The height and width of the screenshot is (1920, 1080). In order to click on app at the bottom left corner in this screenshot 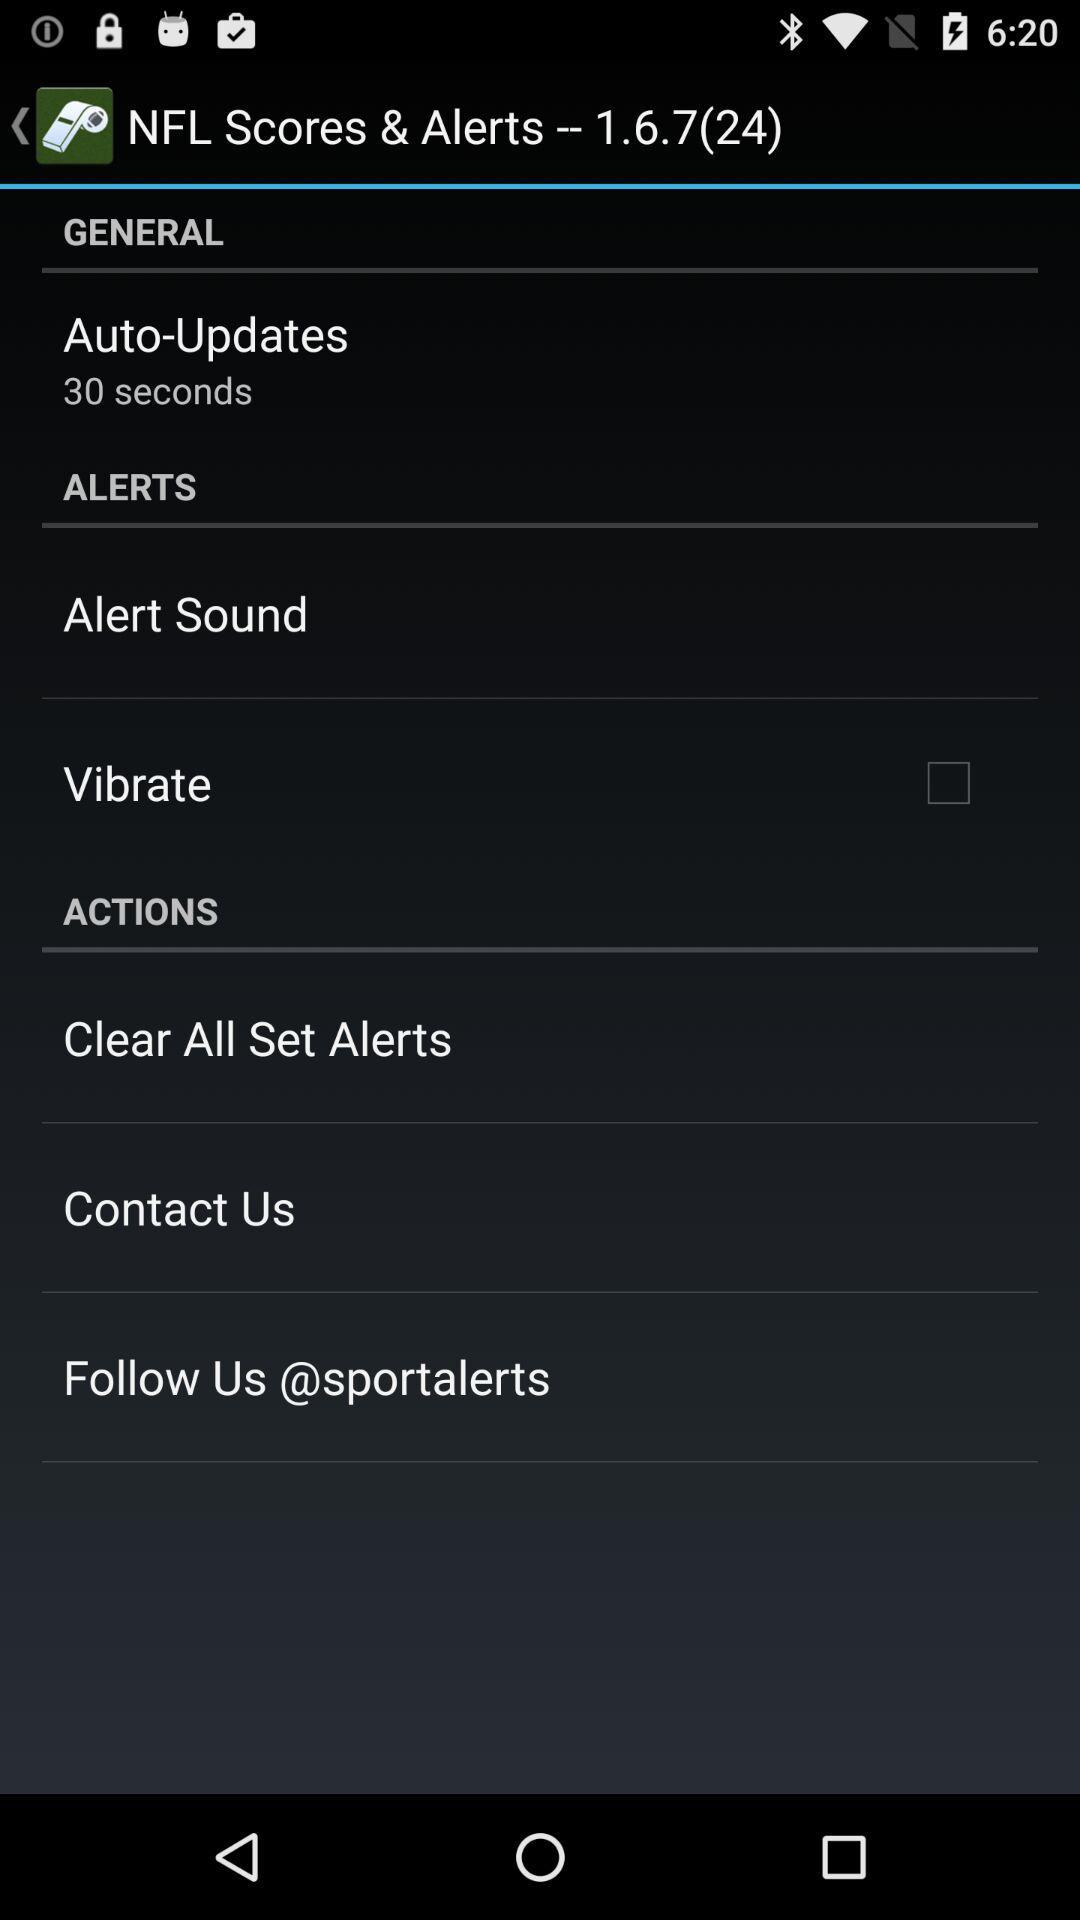, I will do `click(306, 1375)`.